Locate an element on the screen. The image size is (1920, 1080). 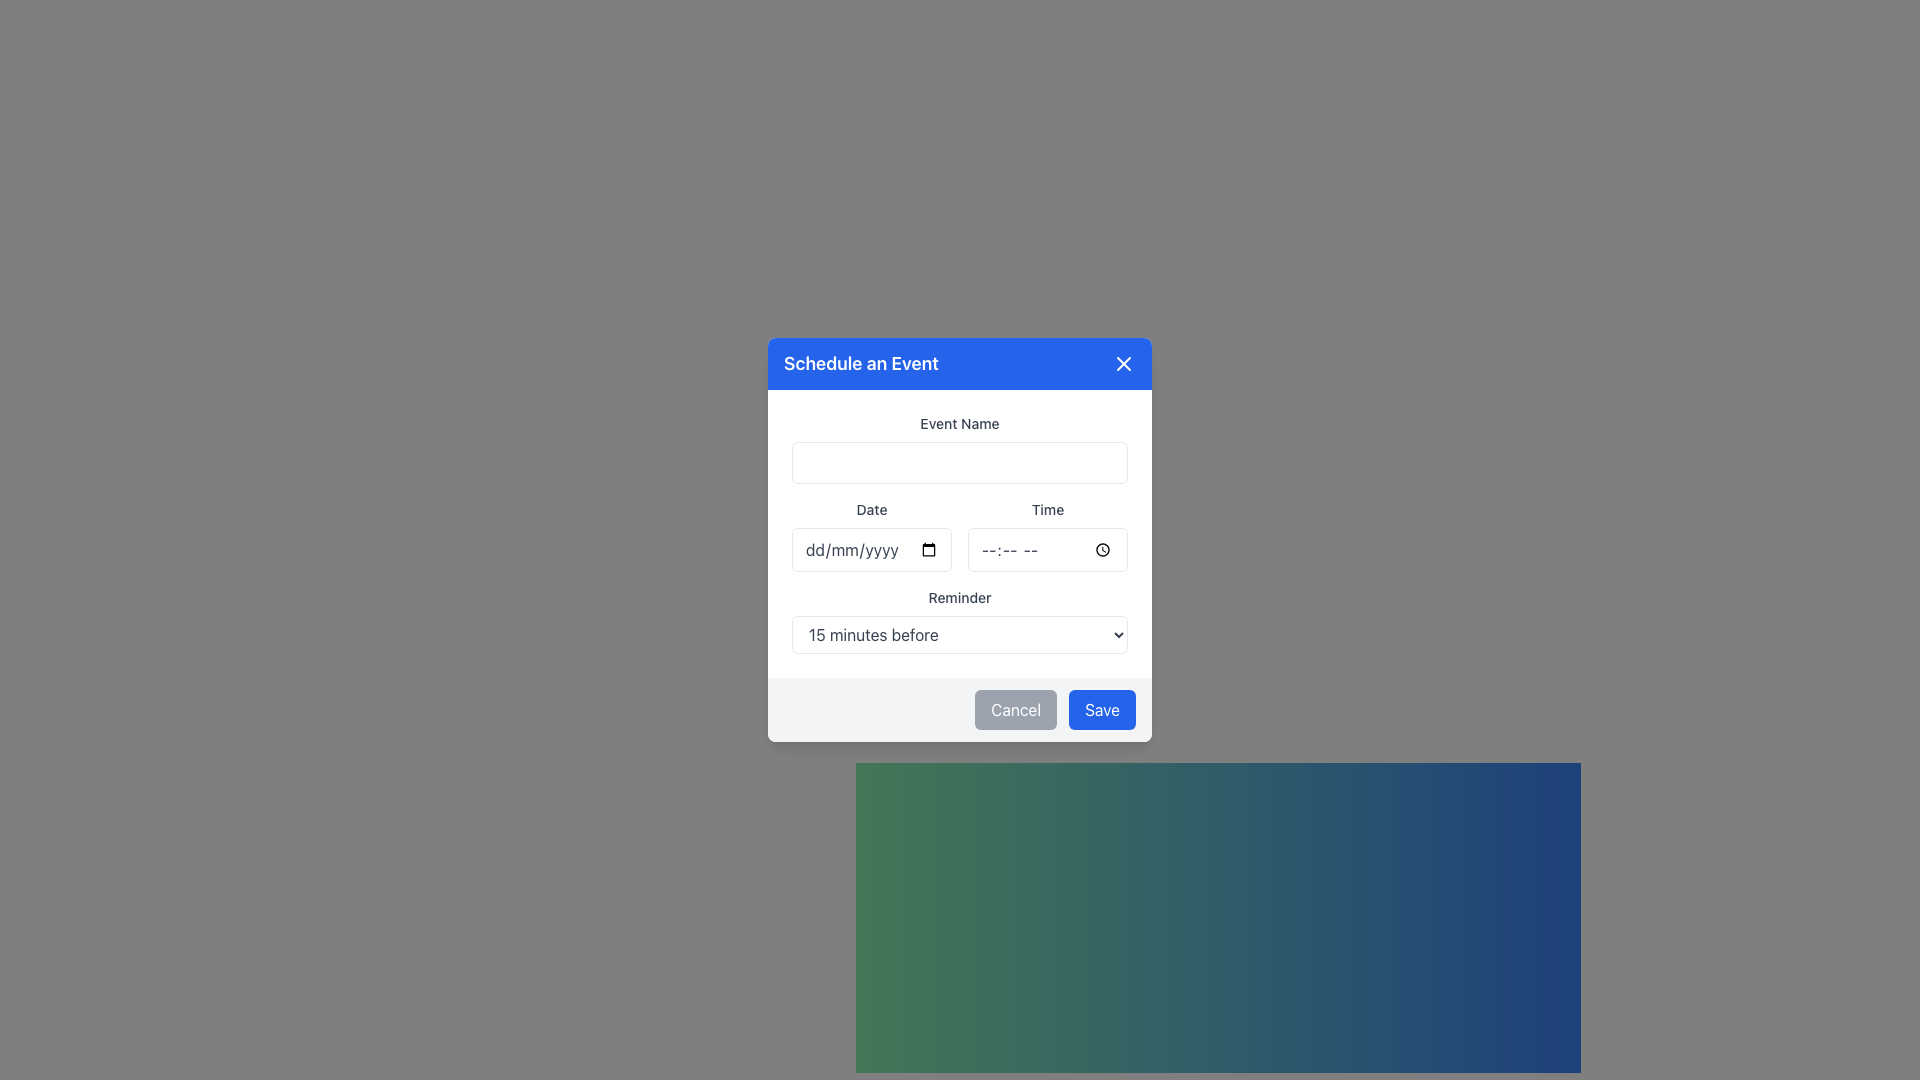
the text label that describes the date input field in the 'Schedule an Event' modal is located at coordinates (872, 508).